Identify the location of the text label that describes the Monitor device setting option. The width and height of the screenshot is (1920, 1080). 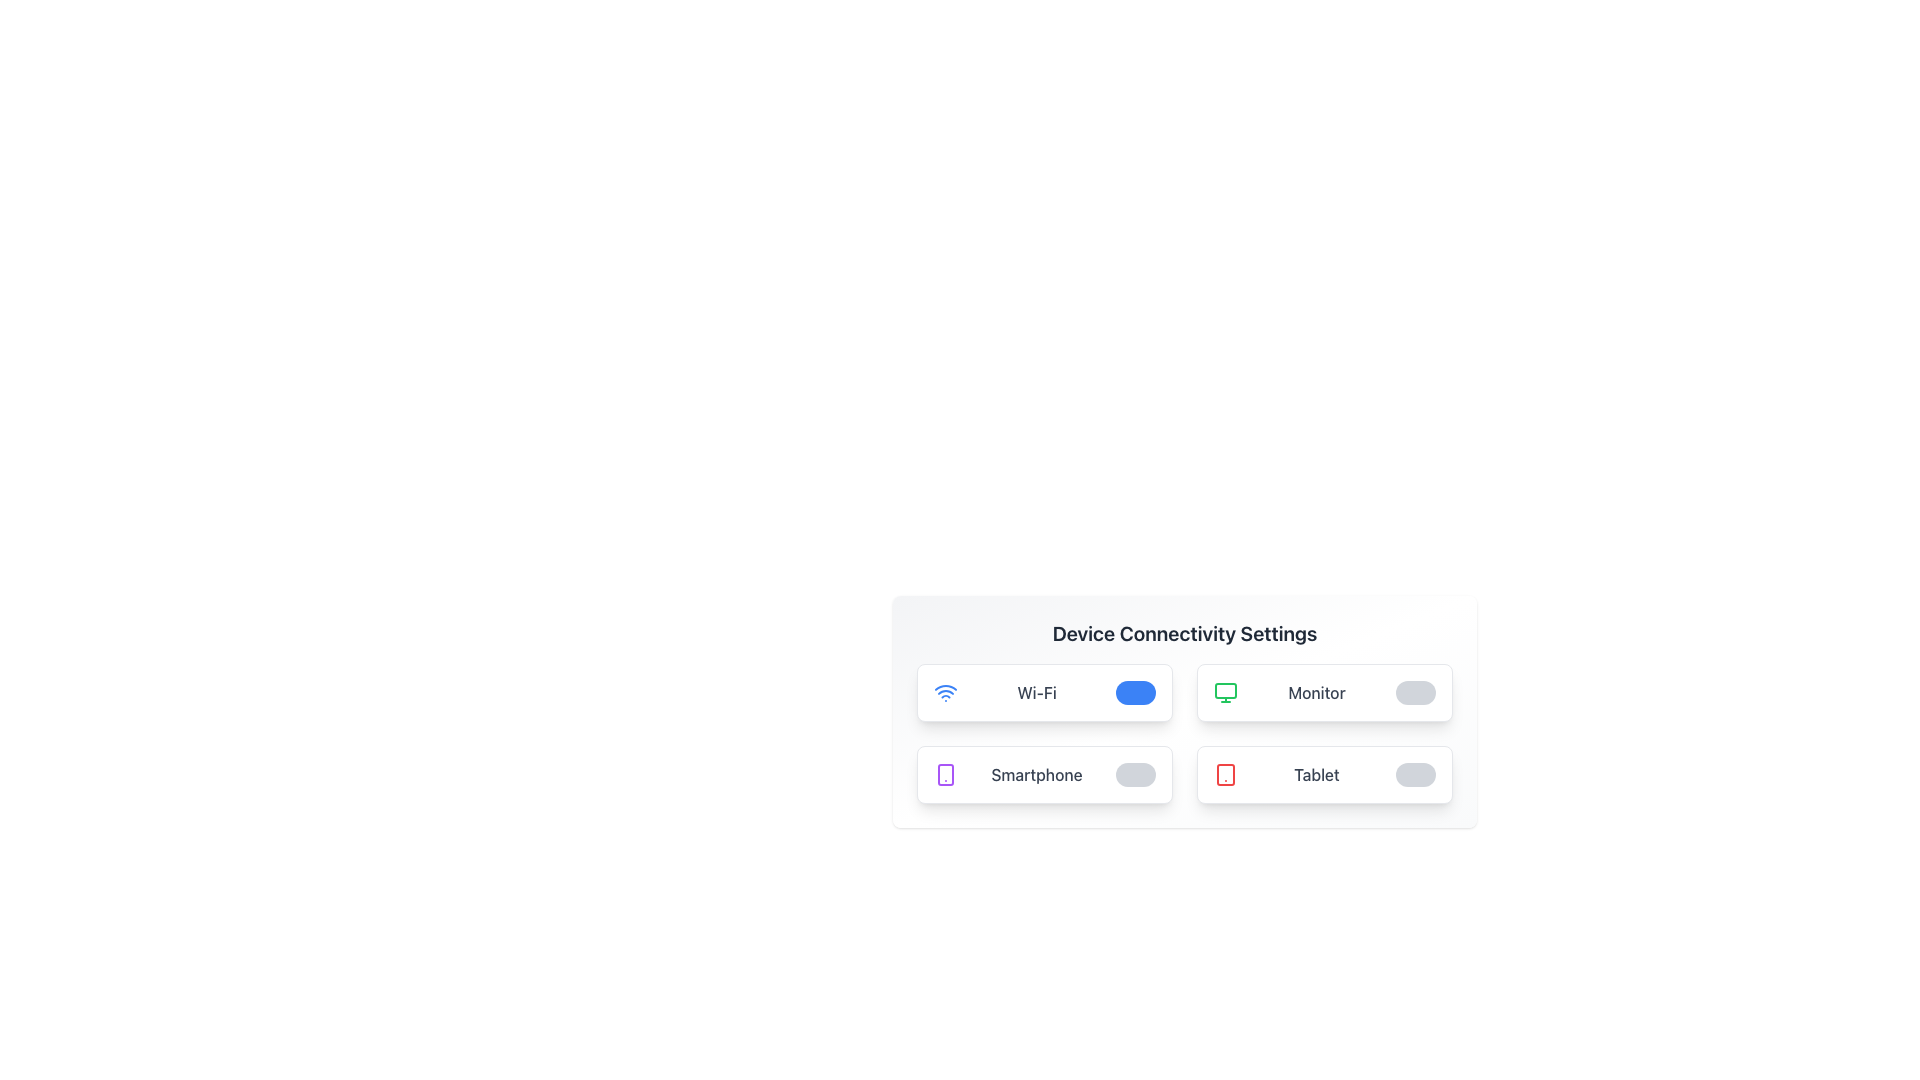
(1316, 692).